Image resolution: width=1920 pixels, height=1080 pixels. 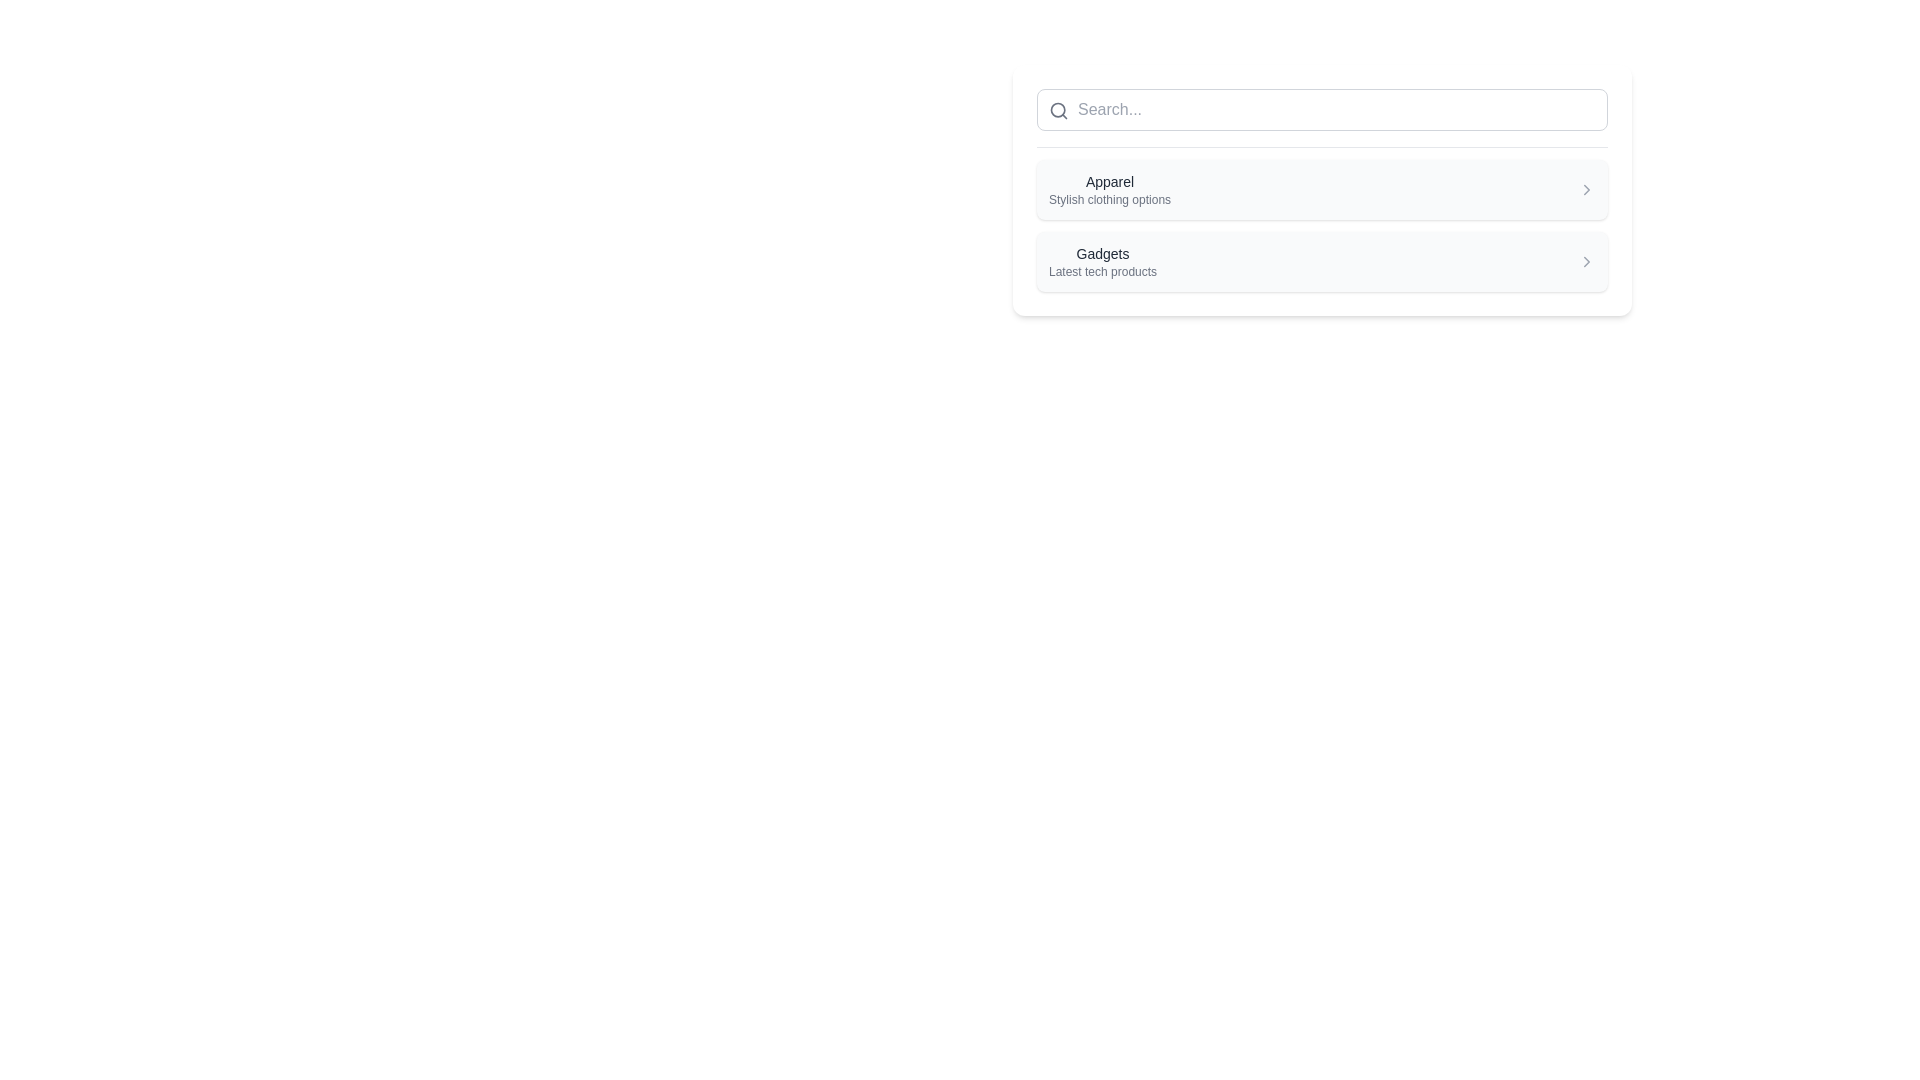 What do you see at coordinates (1108, 189) in the screenshot?
I see `the two-line labeled text block that displays 'Apparel' in bold and 'Stylish clothing options' below it` at bounding box center [1108, 189].